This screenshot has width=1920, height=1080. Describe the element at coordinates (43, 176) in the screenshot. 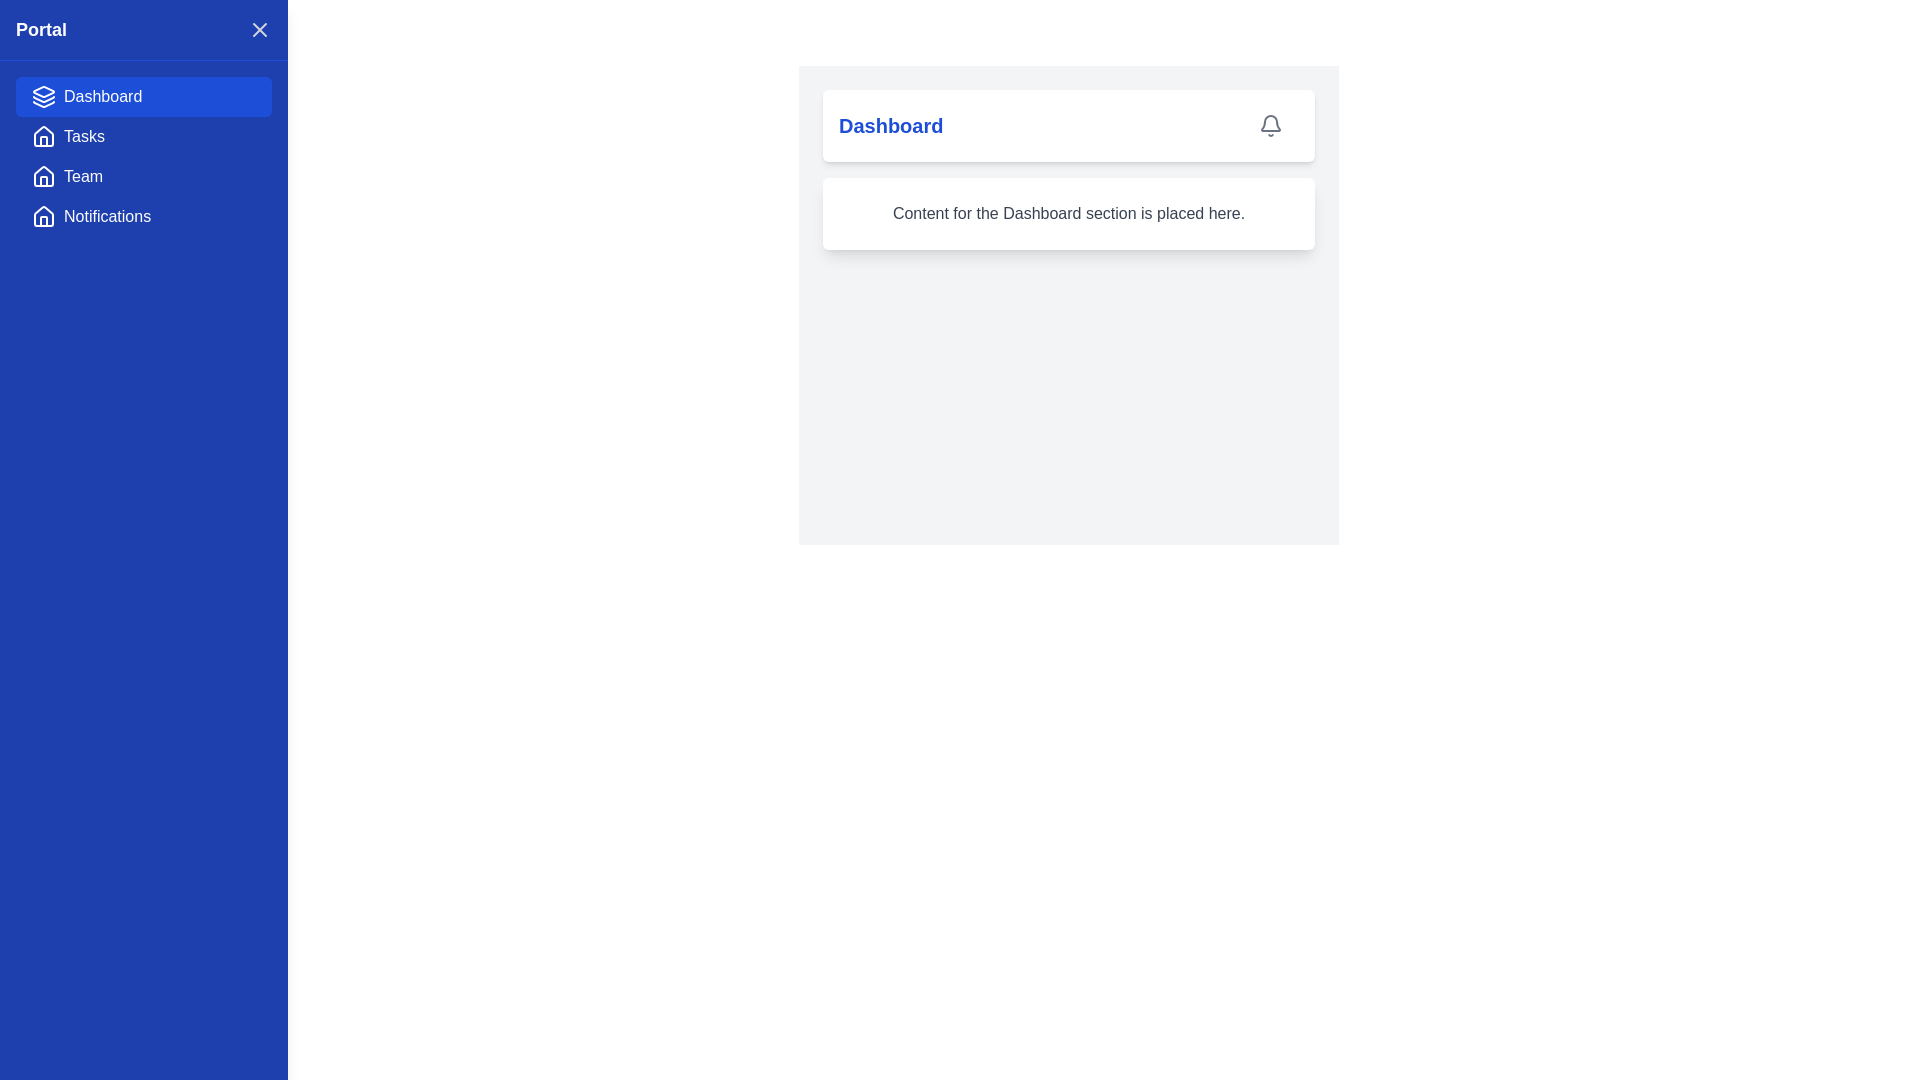

I see `the 'Team' icon in the navigation menu` at that location.